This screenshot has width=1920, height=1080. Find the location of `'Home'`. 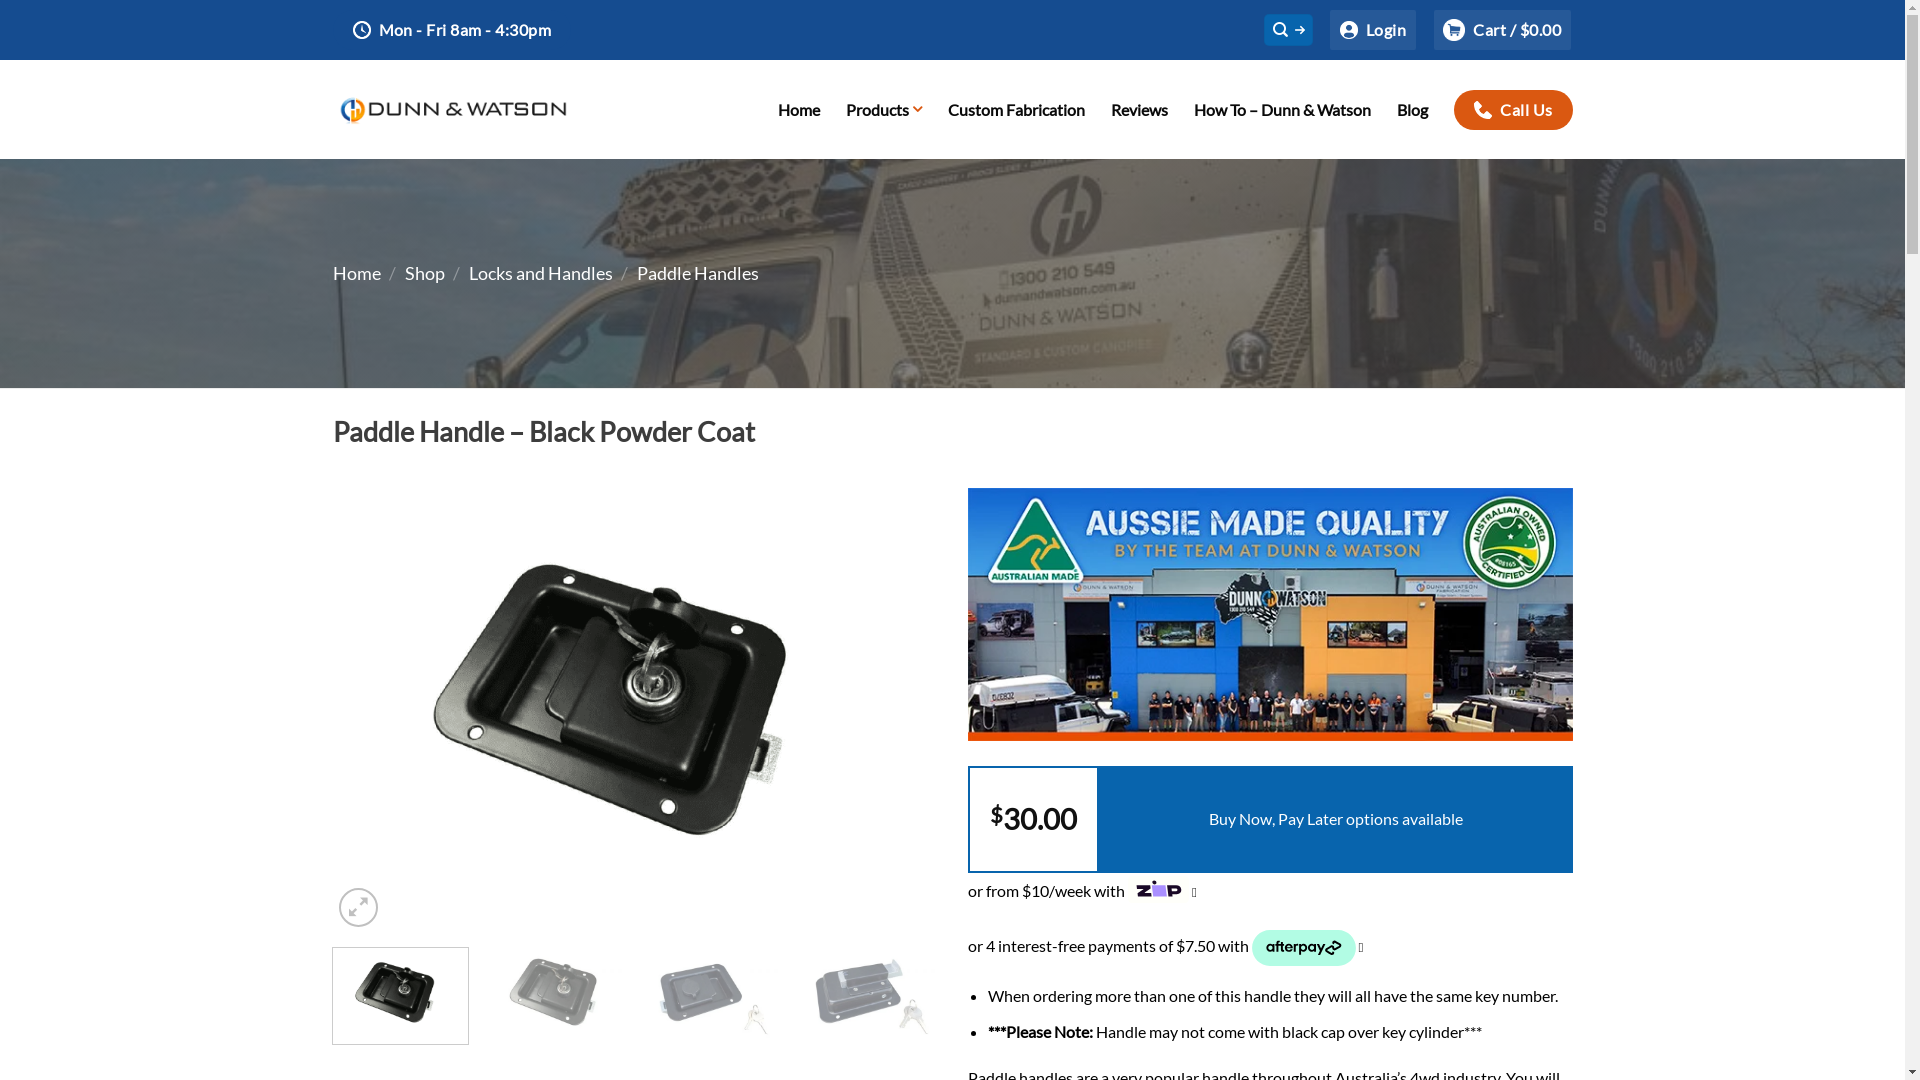

'Home' is located at coordinates (355, 273).